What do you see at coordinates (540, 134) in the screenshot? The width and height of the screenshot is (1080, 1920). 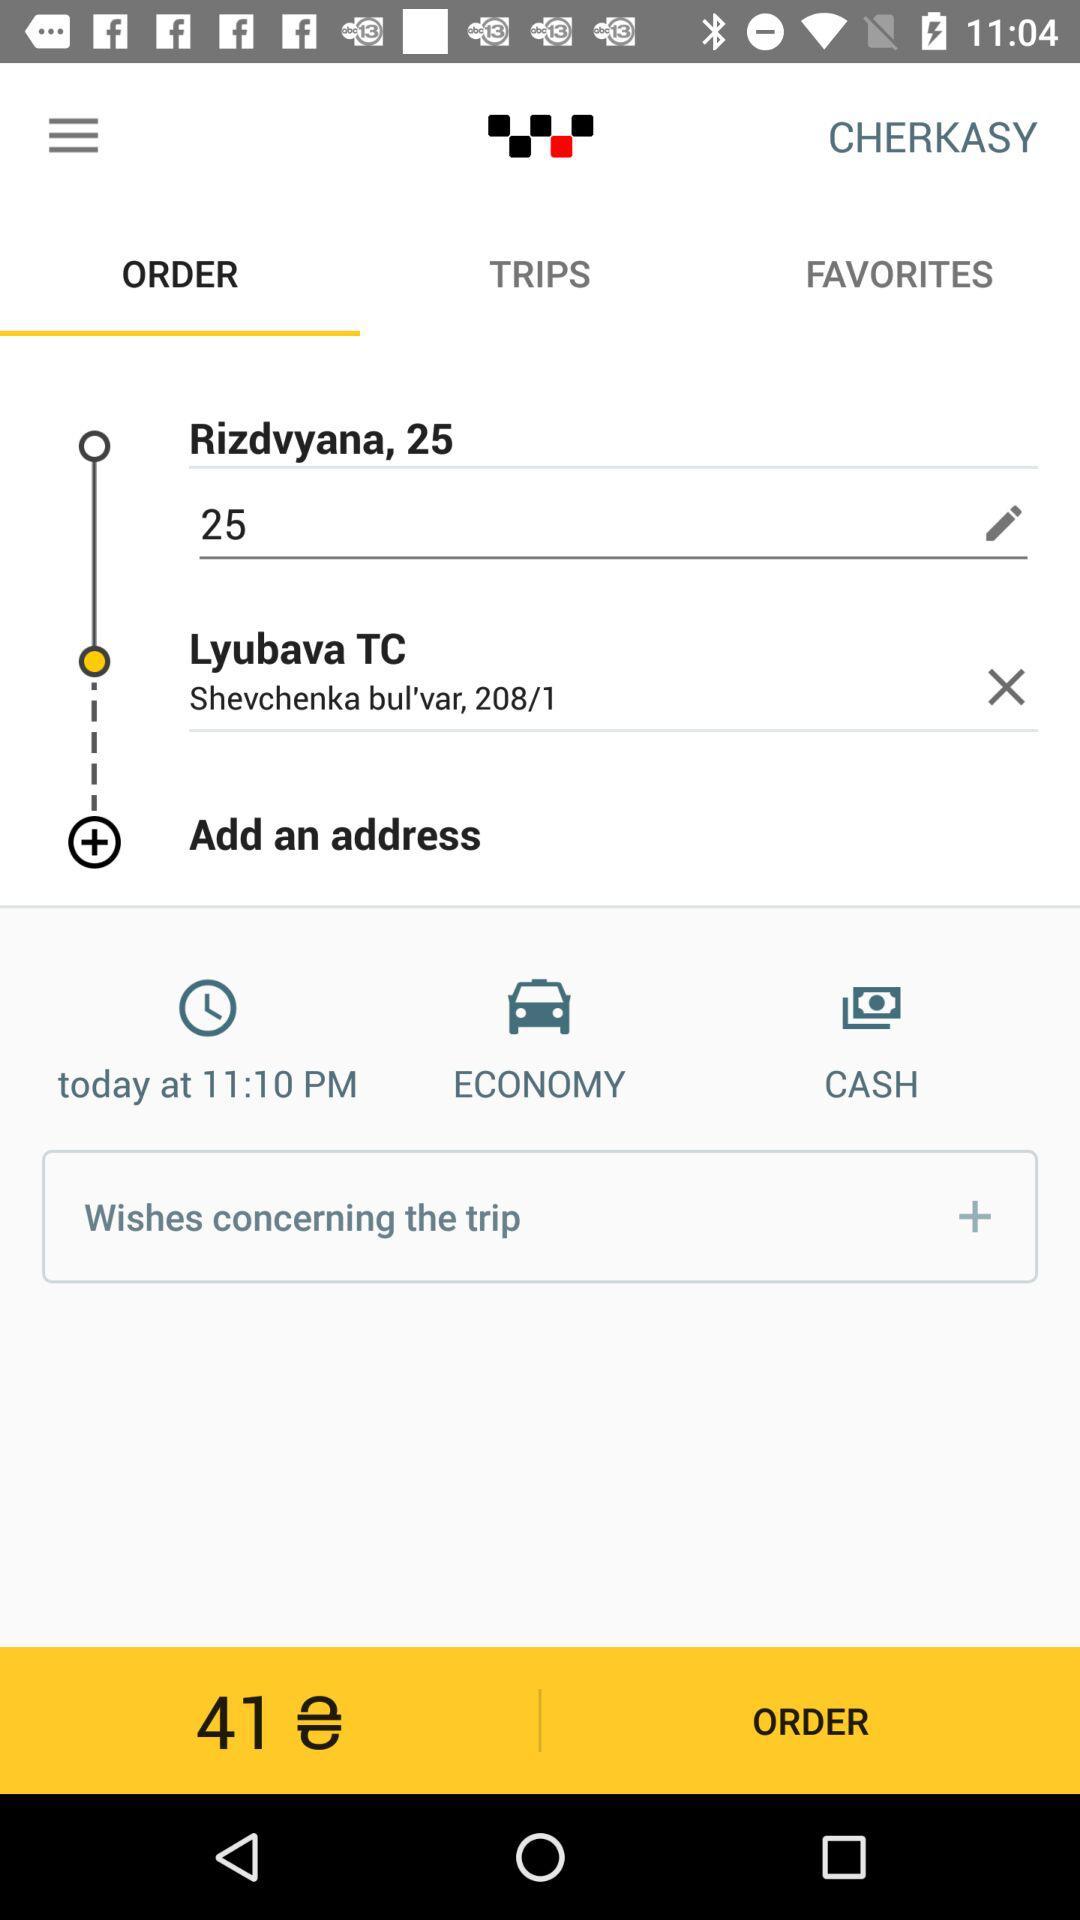 I see `the image bedside the menu icon` at bounding box center [540, 134].